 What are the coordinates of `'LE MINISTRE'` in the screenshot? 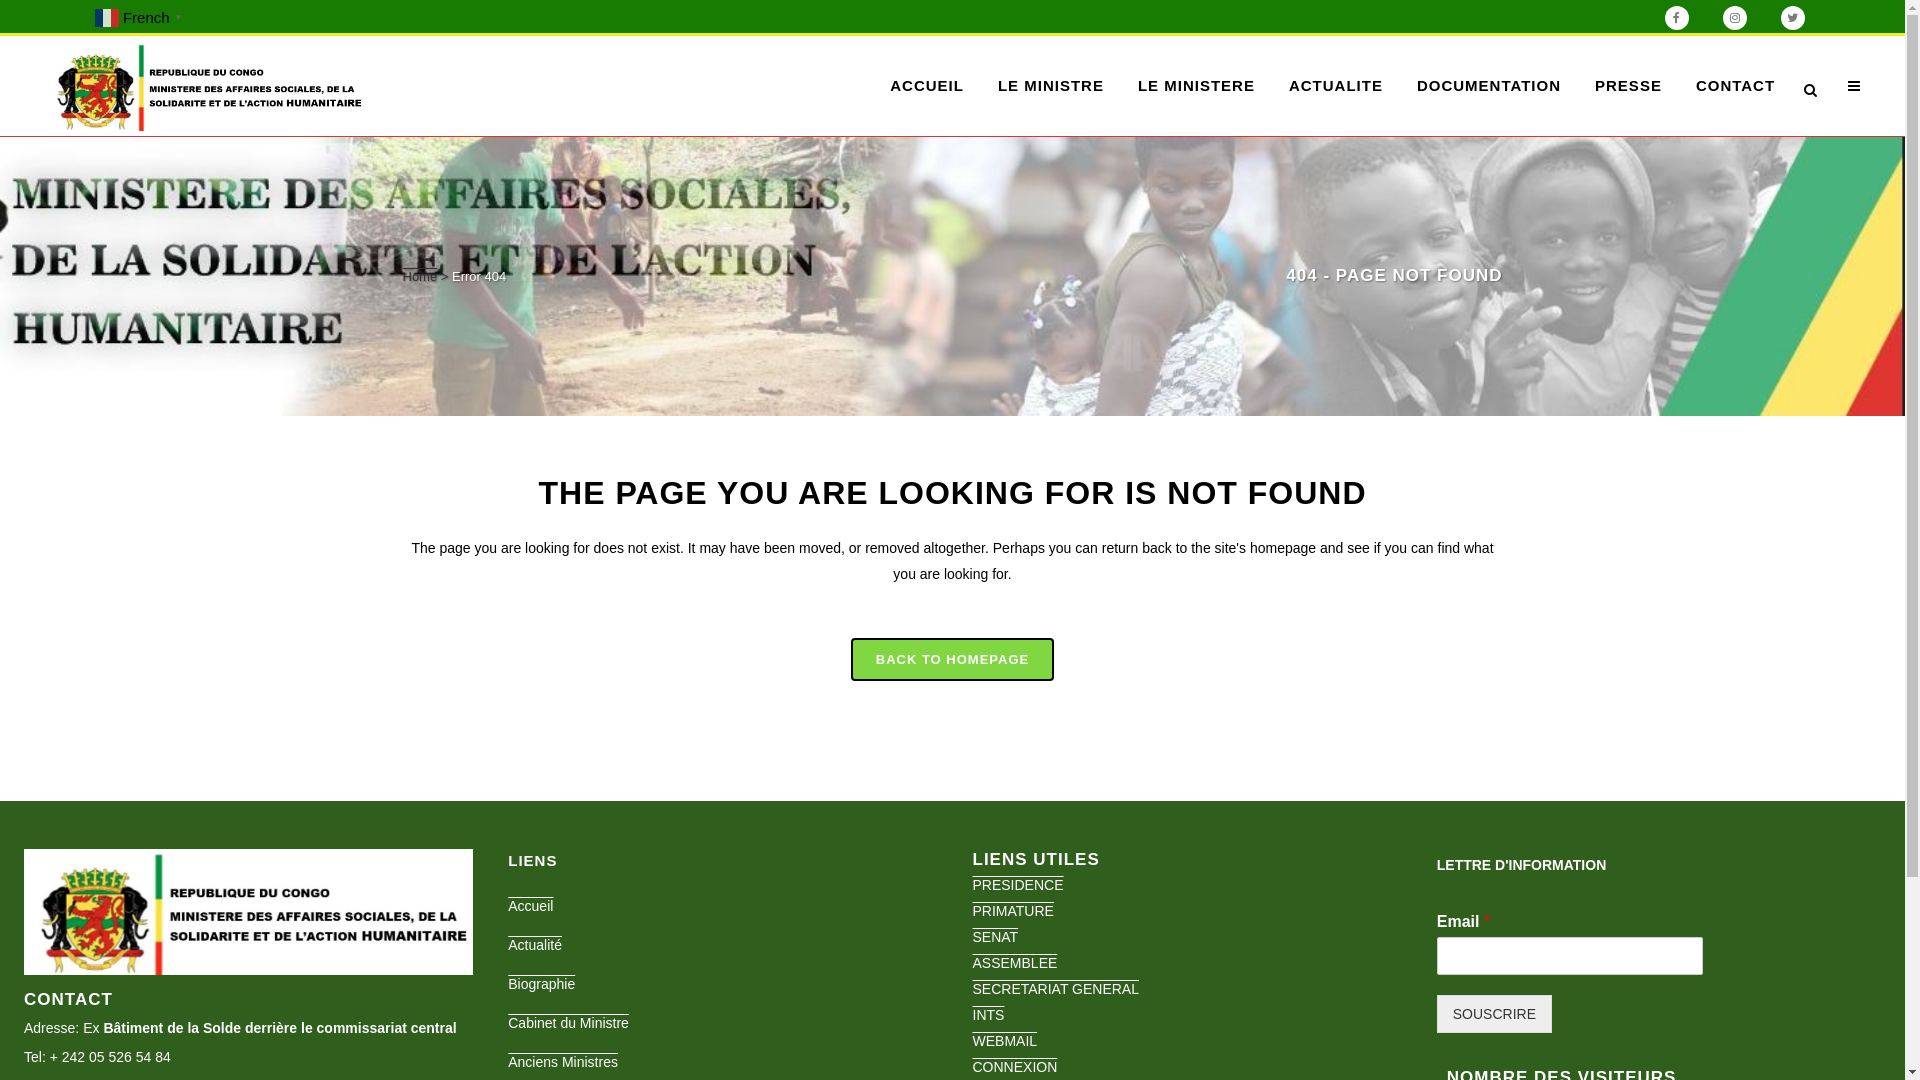 It's located at (1050, 84).